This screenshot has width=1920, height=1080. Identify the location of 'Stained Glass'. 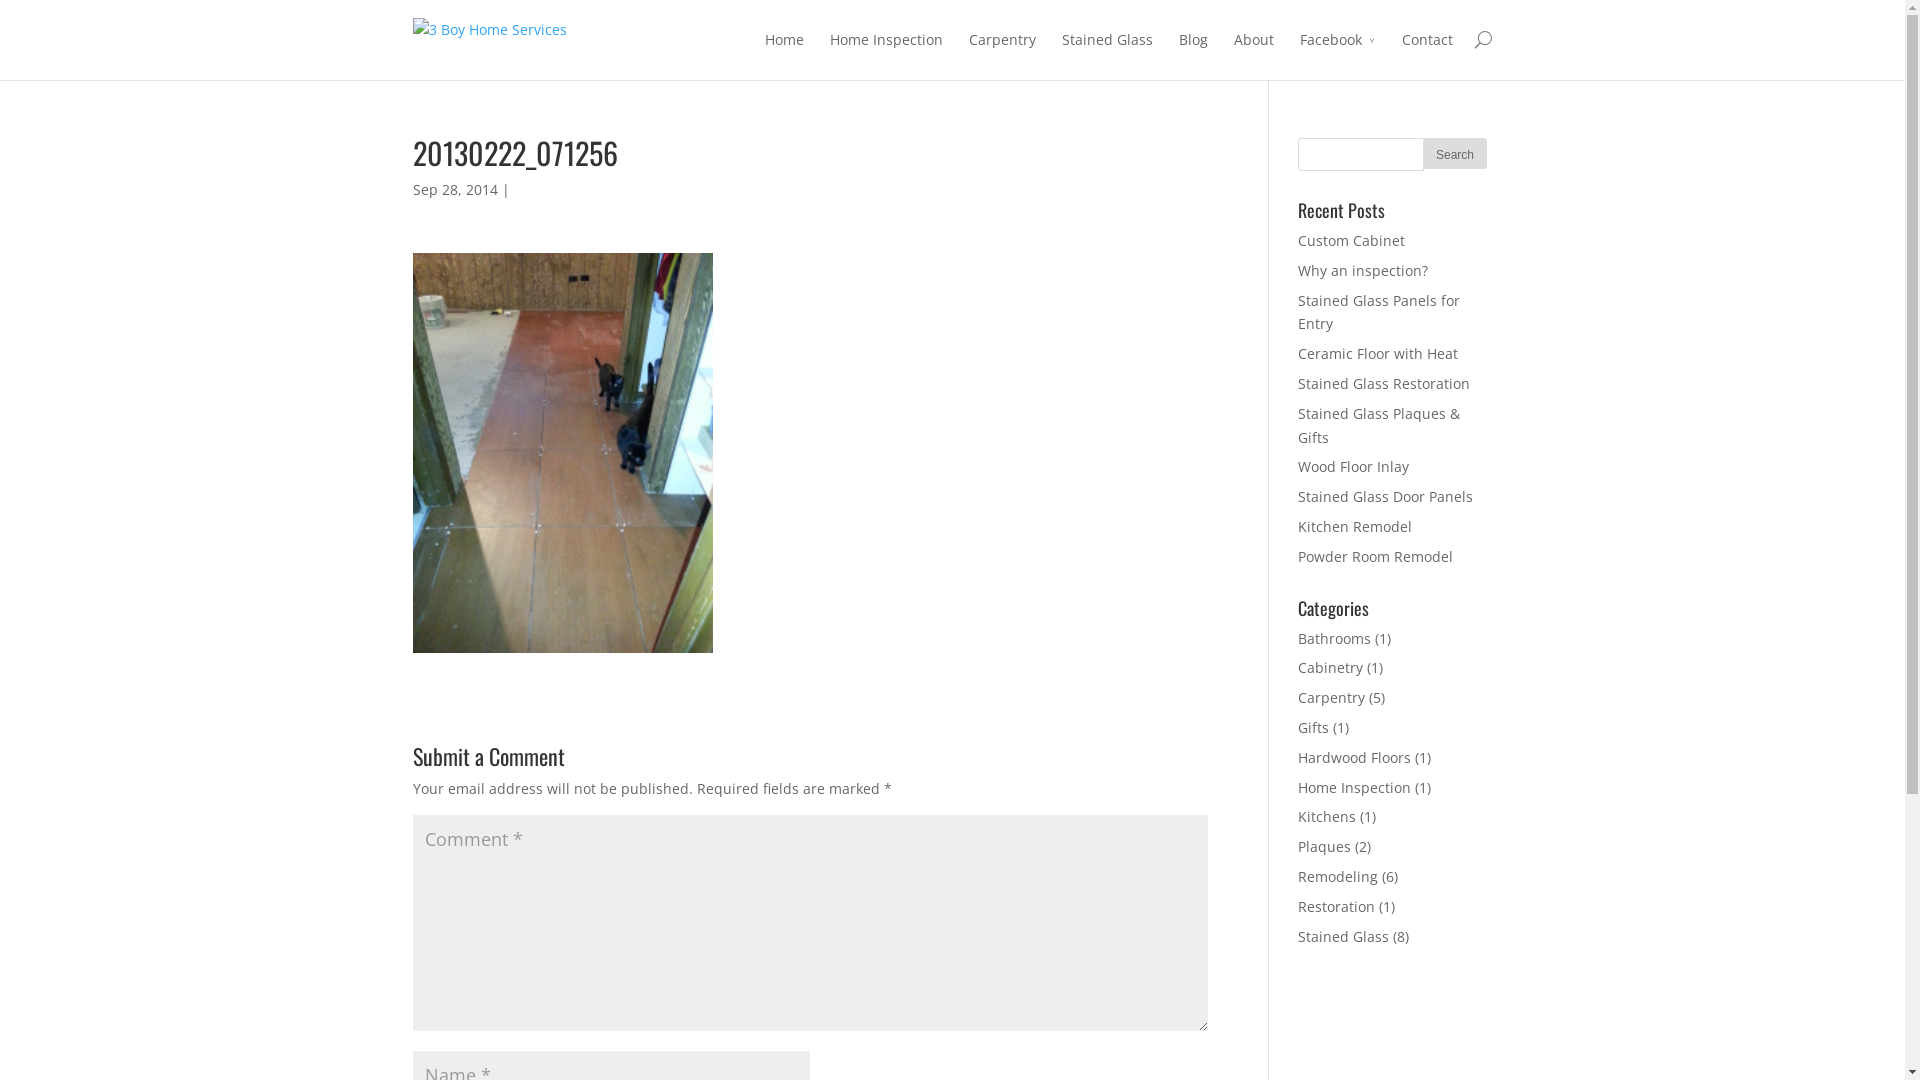
(1106, 53).